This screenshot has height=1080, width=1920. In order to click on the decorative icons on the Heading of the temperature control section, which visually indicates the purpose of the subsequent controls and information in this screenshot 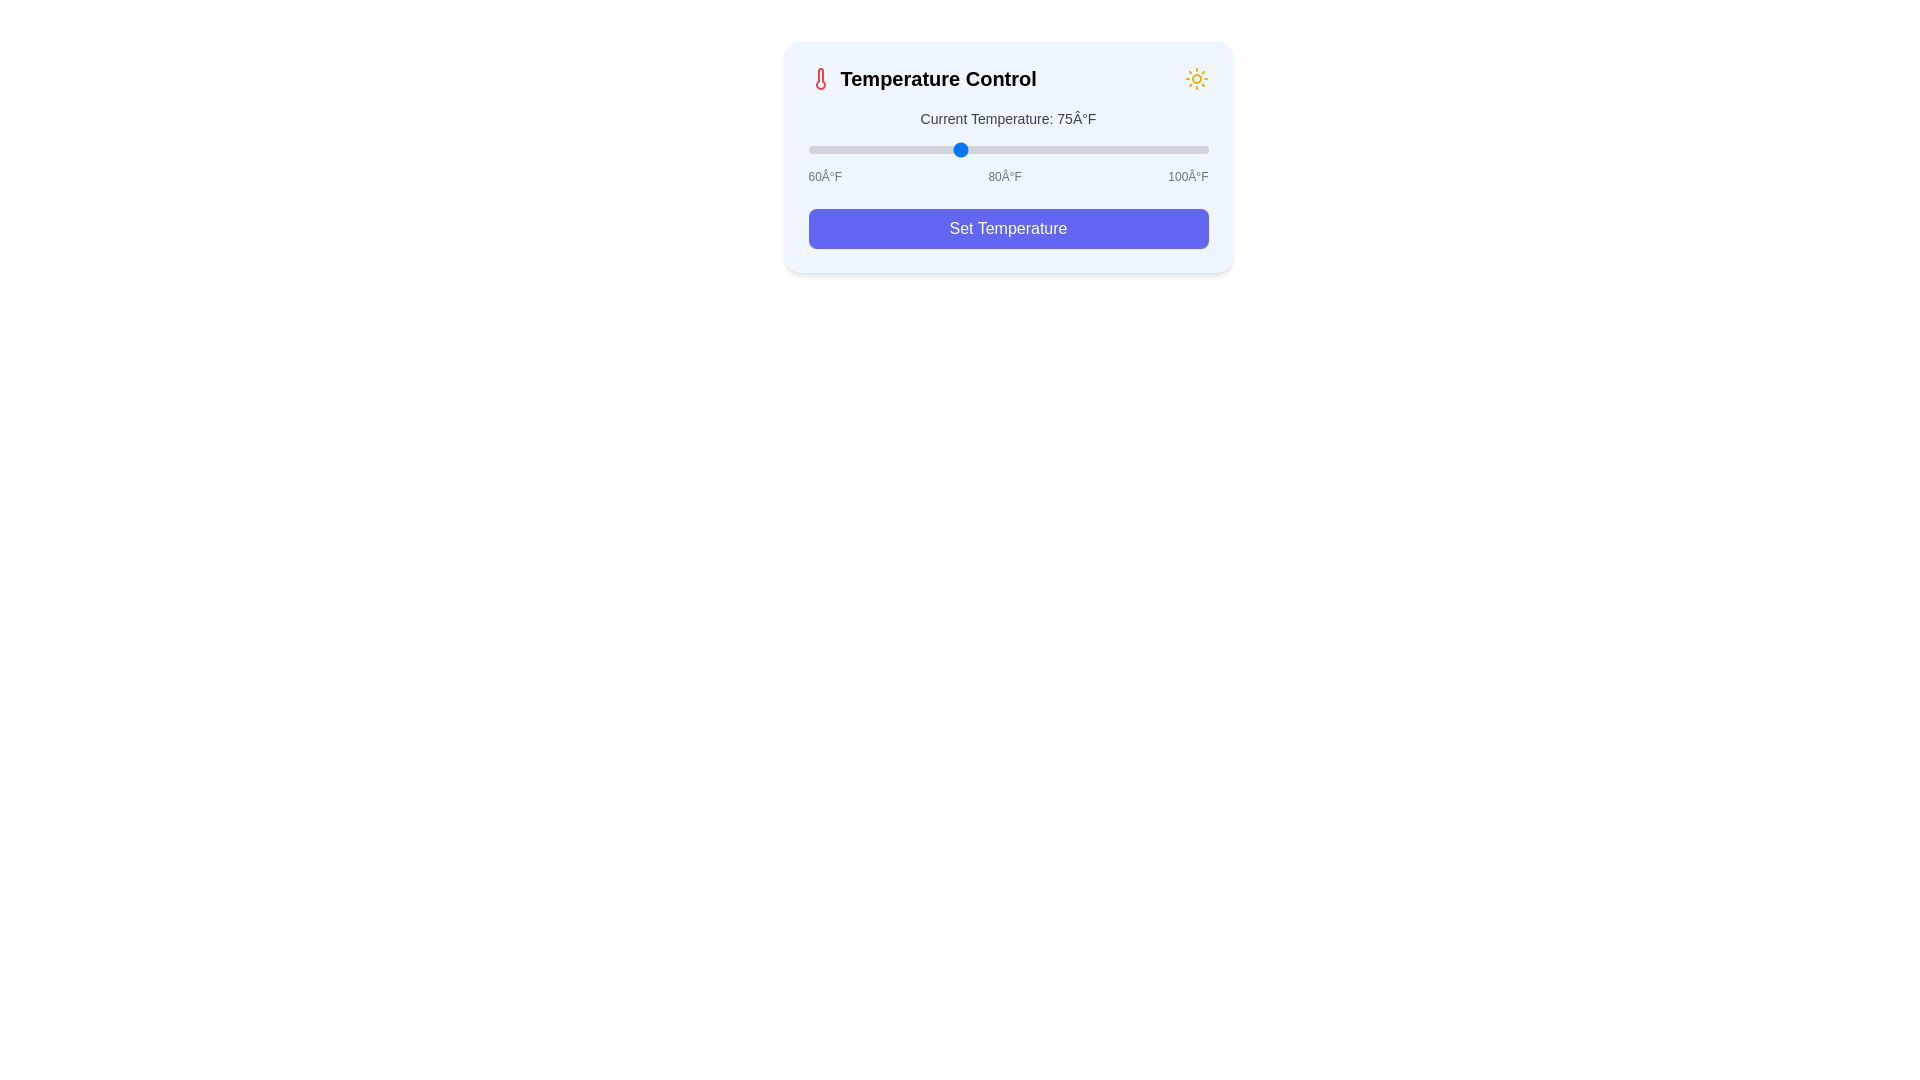, I will do `click(1008, 77)`.